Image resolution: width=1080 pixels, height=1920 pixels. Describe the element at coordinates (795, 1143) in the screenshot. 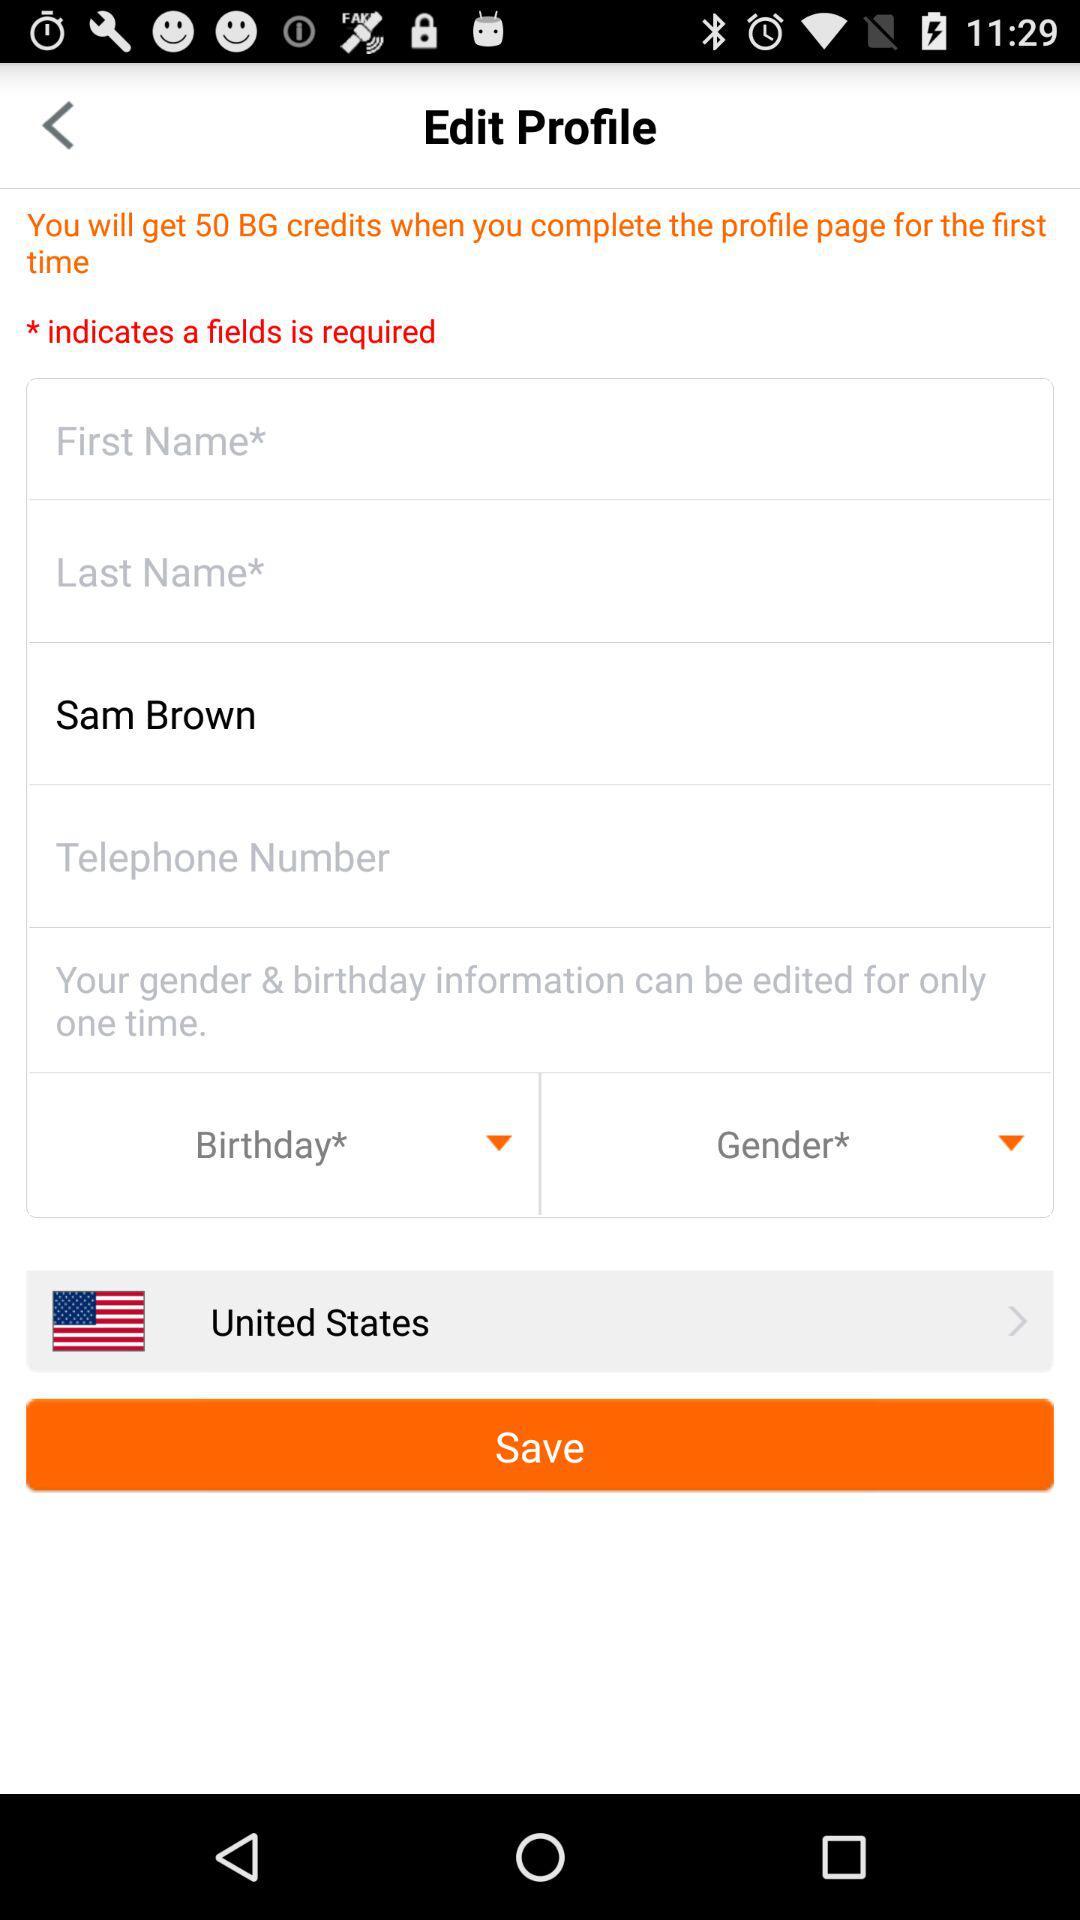

I see `dropdown gender selection` at that location.